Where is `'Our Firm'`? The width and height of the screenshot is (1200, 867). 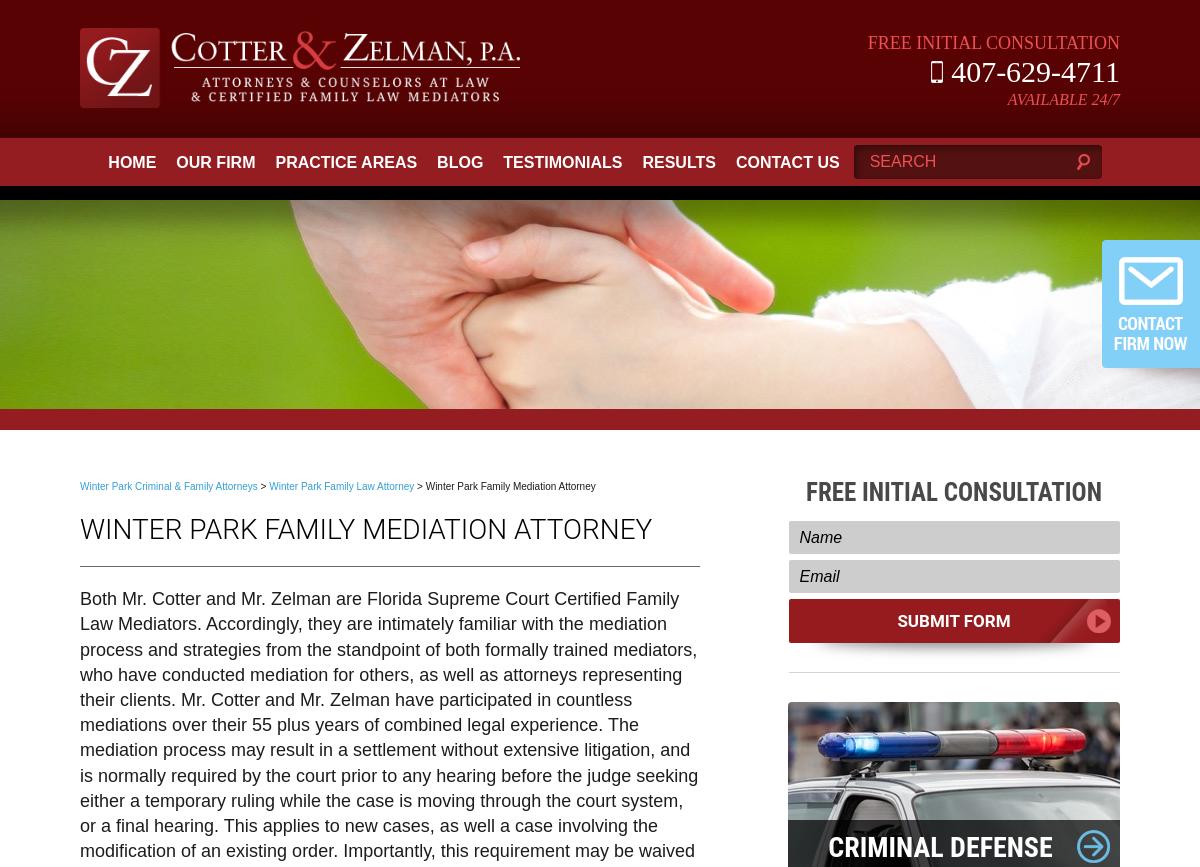 'Our Firm' is located at coordinates (214, 176).